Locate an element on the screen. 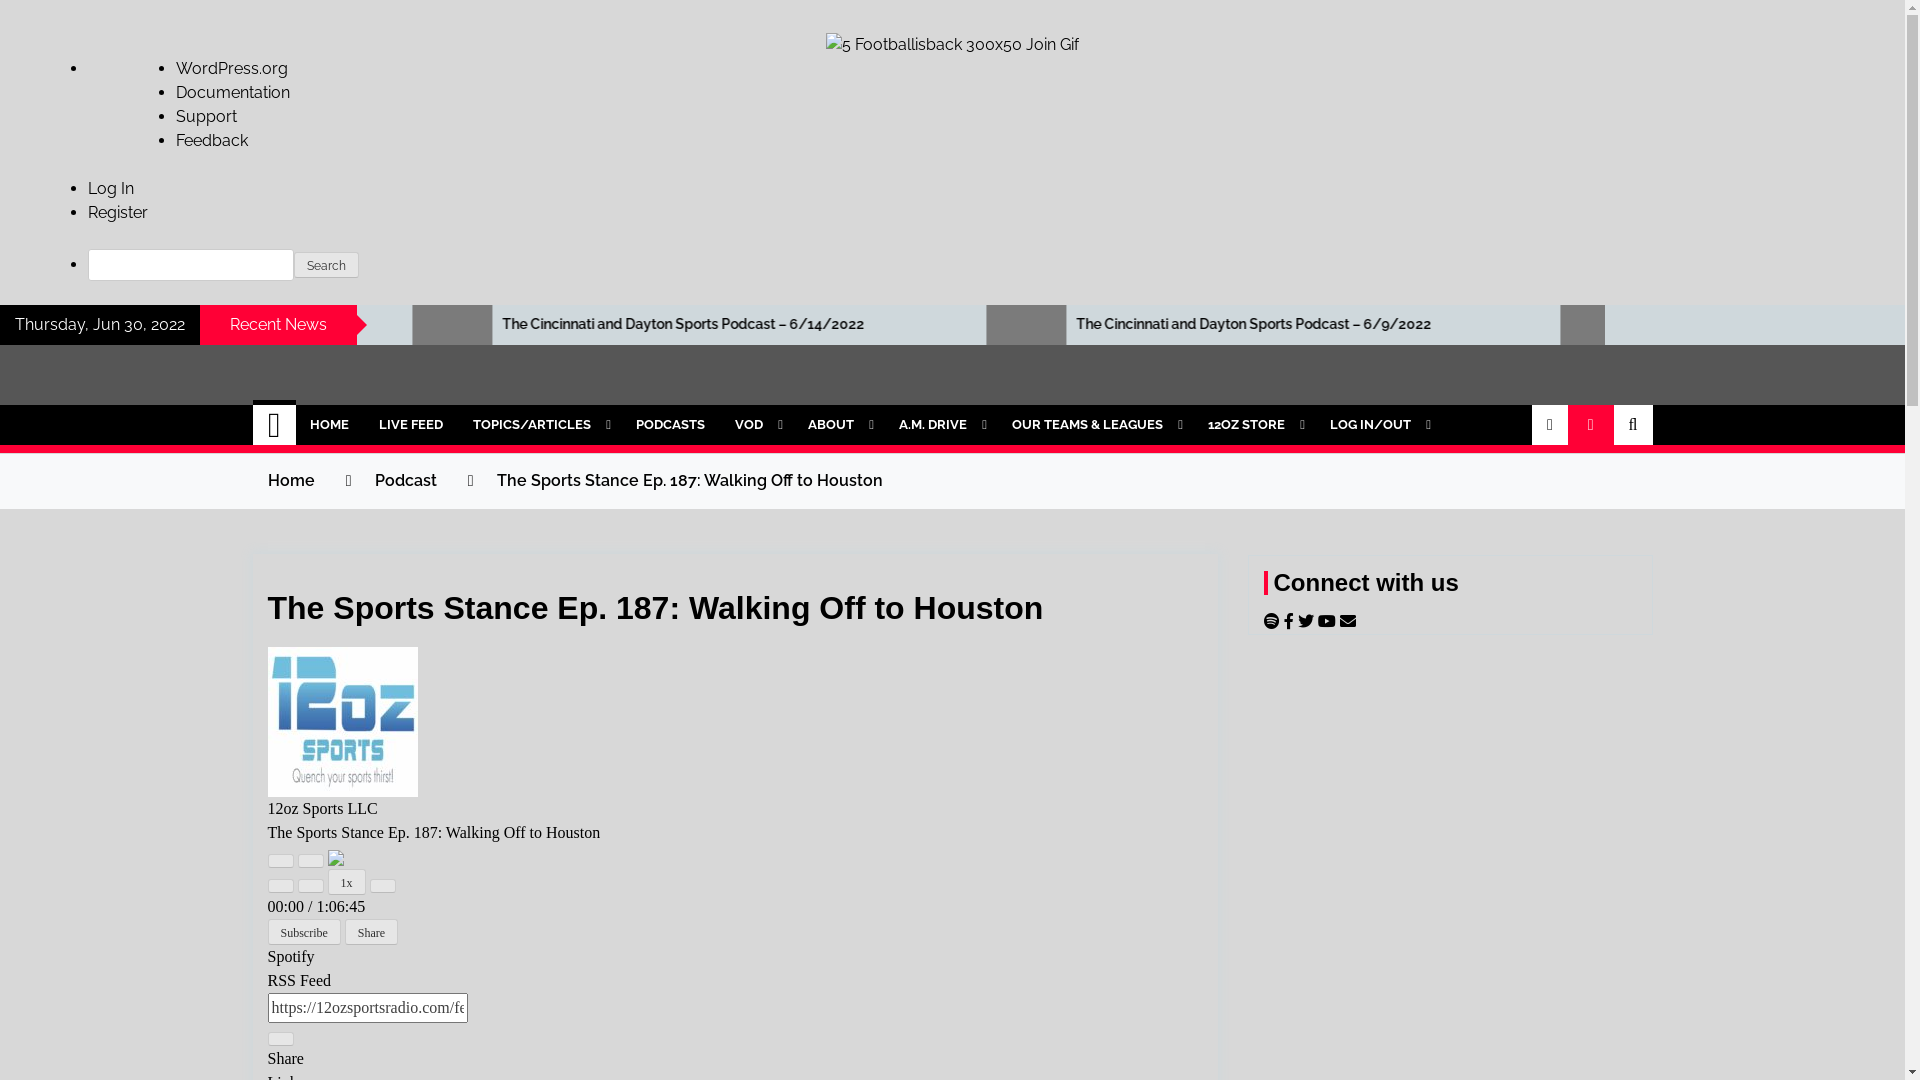  'The Sports Stance Ep. 187: Walking Off to Houston' is located at coordinates (689, 480).